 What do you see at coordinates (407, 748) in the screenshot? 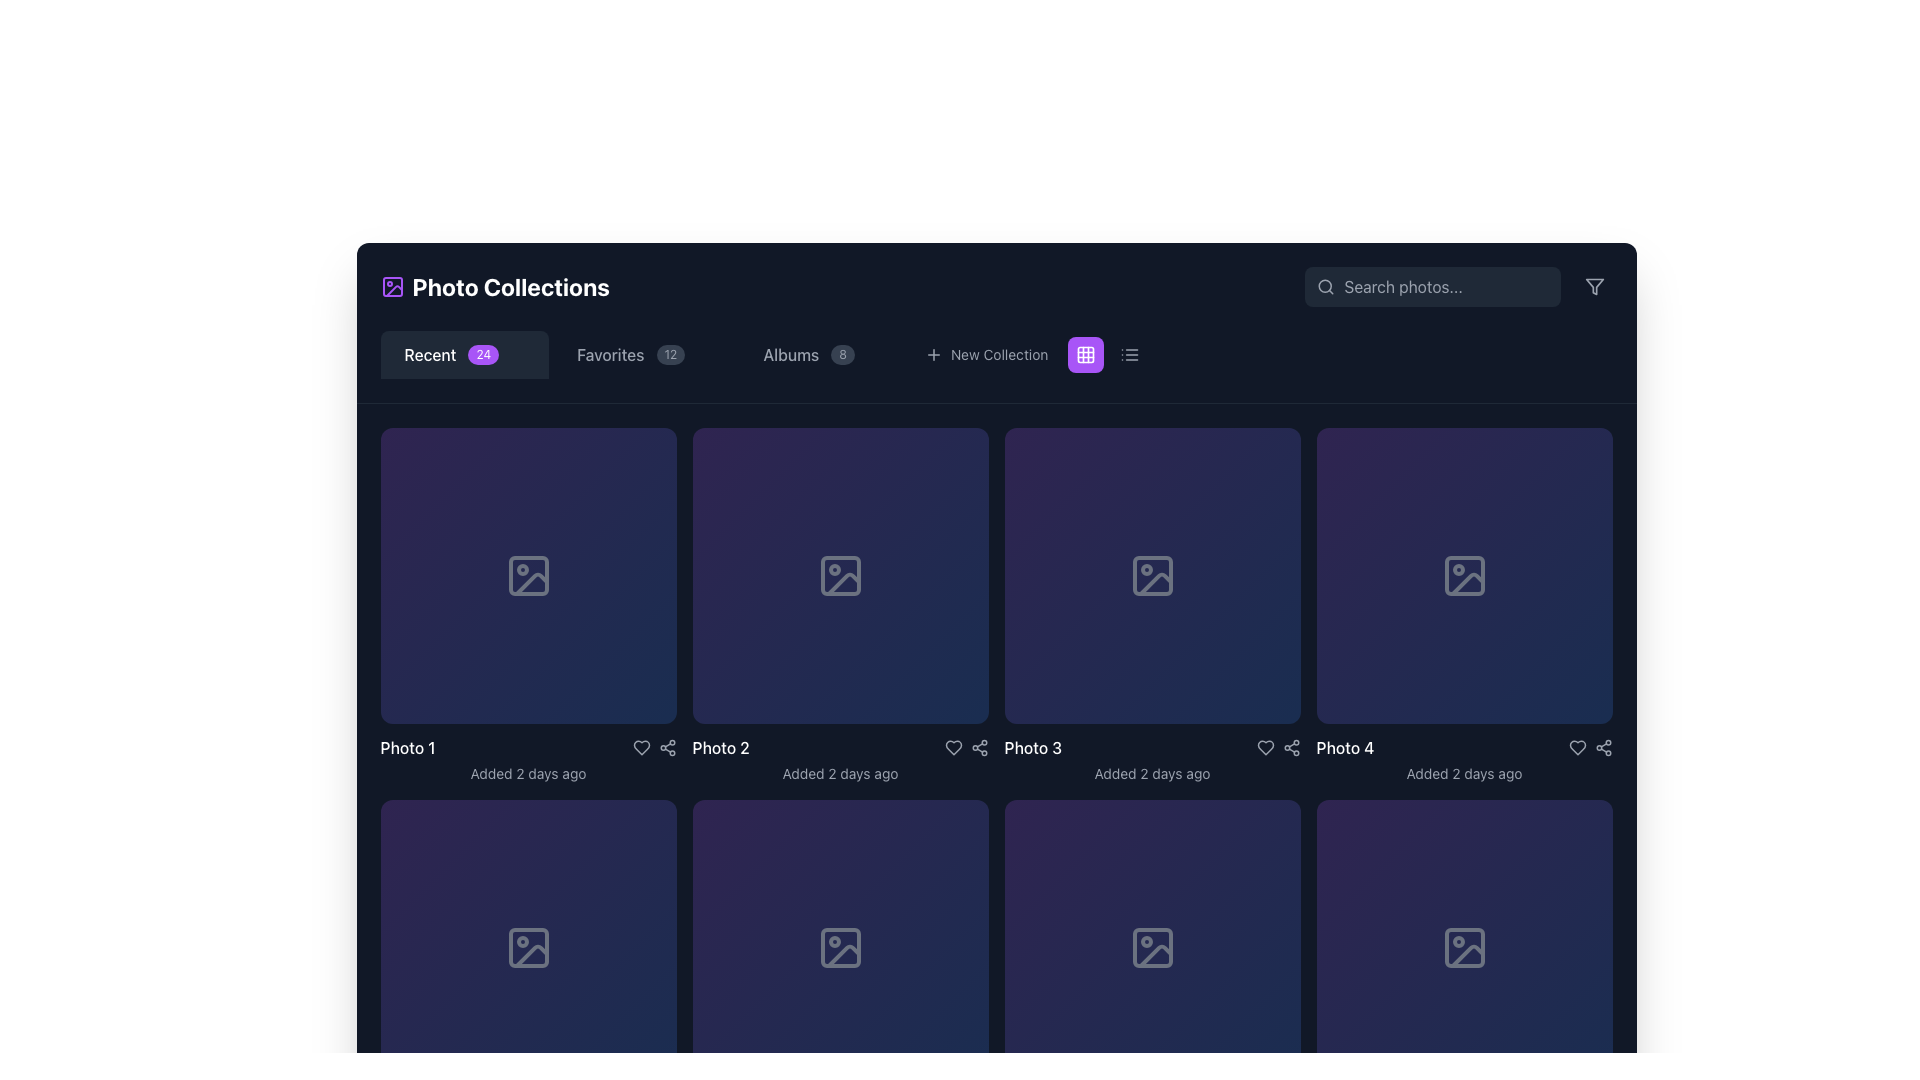
I see `the static text label that describes the photo title located at the bottom-left of the first photo card in the grid layout` at bounding box center [407, 748].